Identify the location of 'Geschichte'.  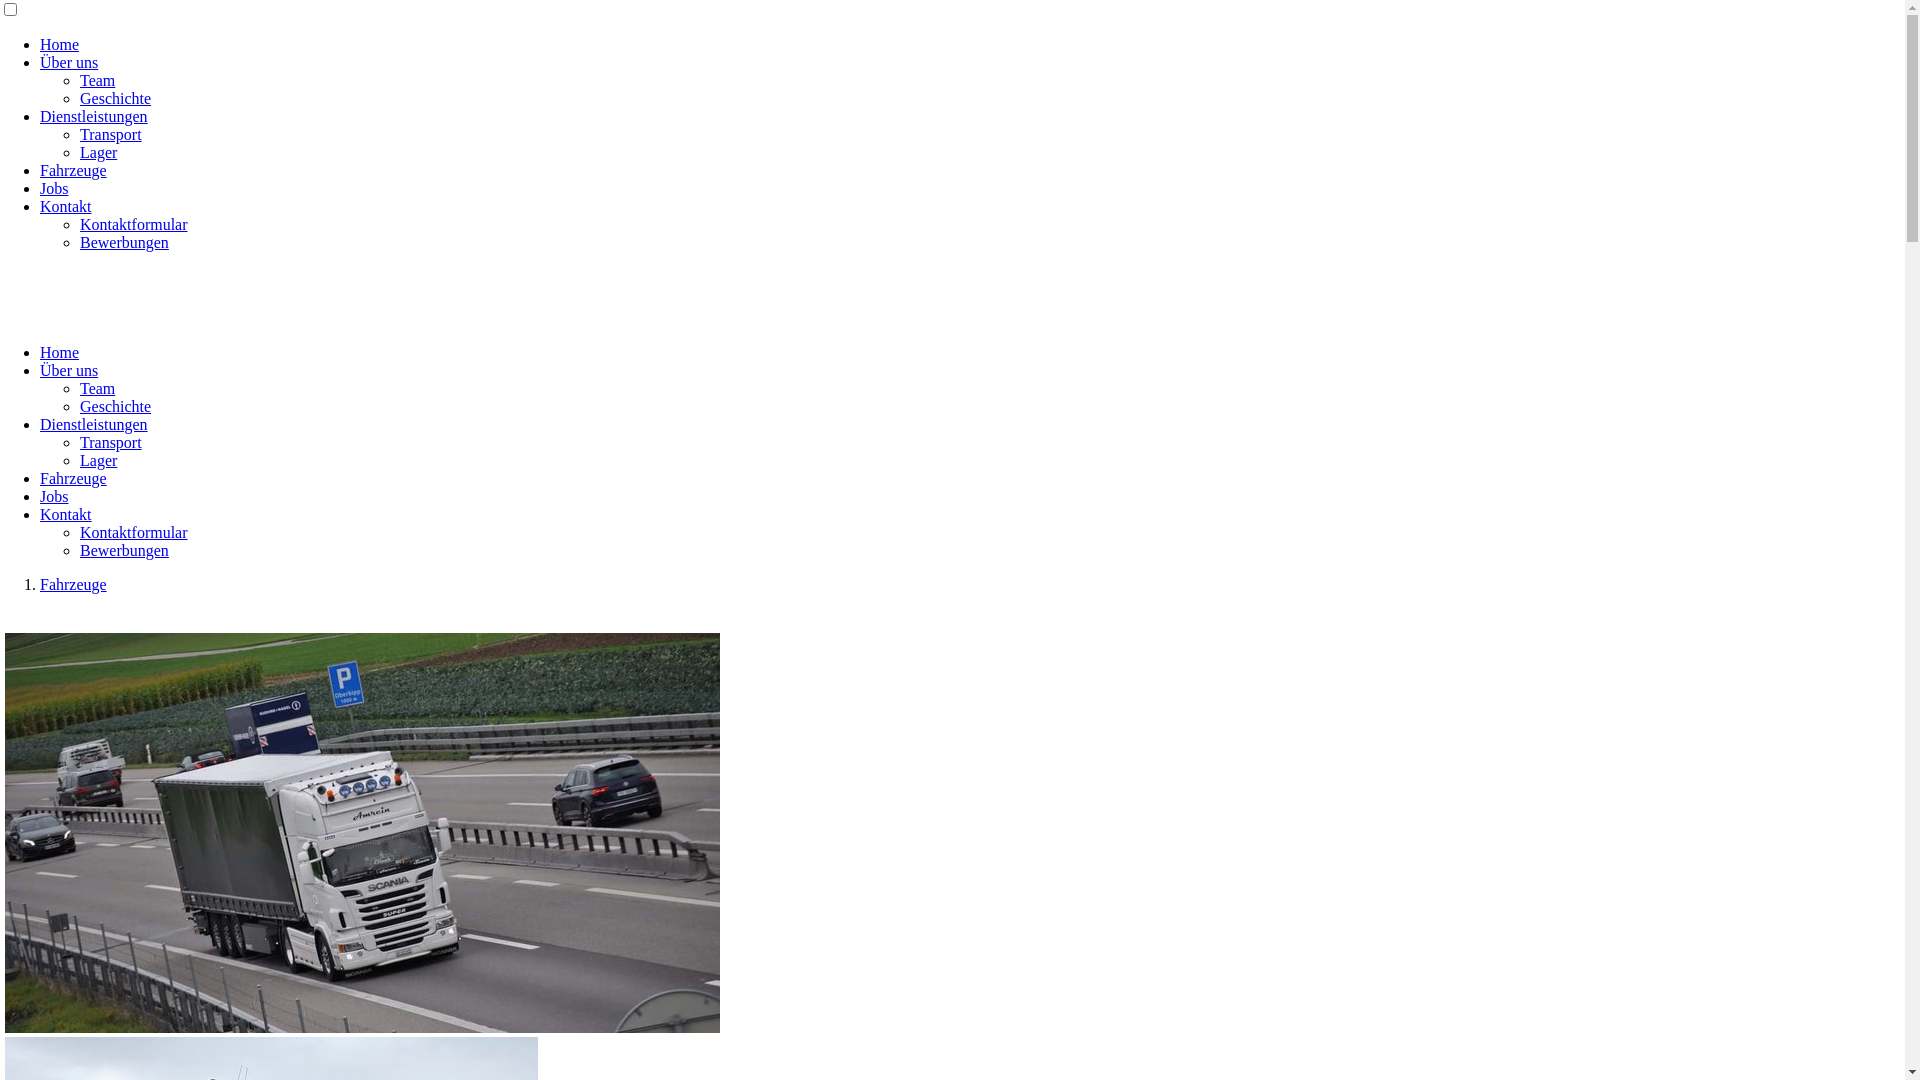
(114, 405).